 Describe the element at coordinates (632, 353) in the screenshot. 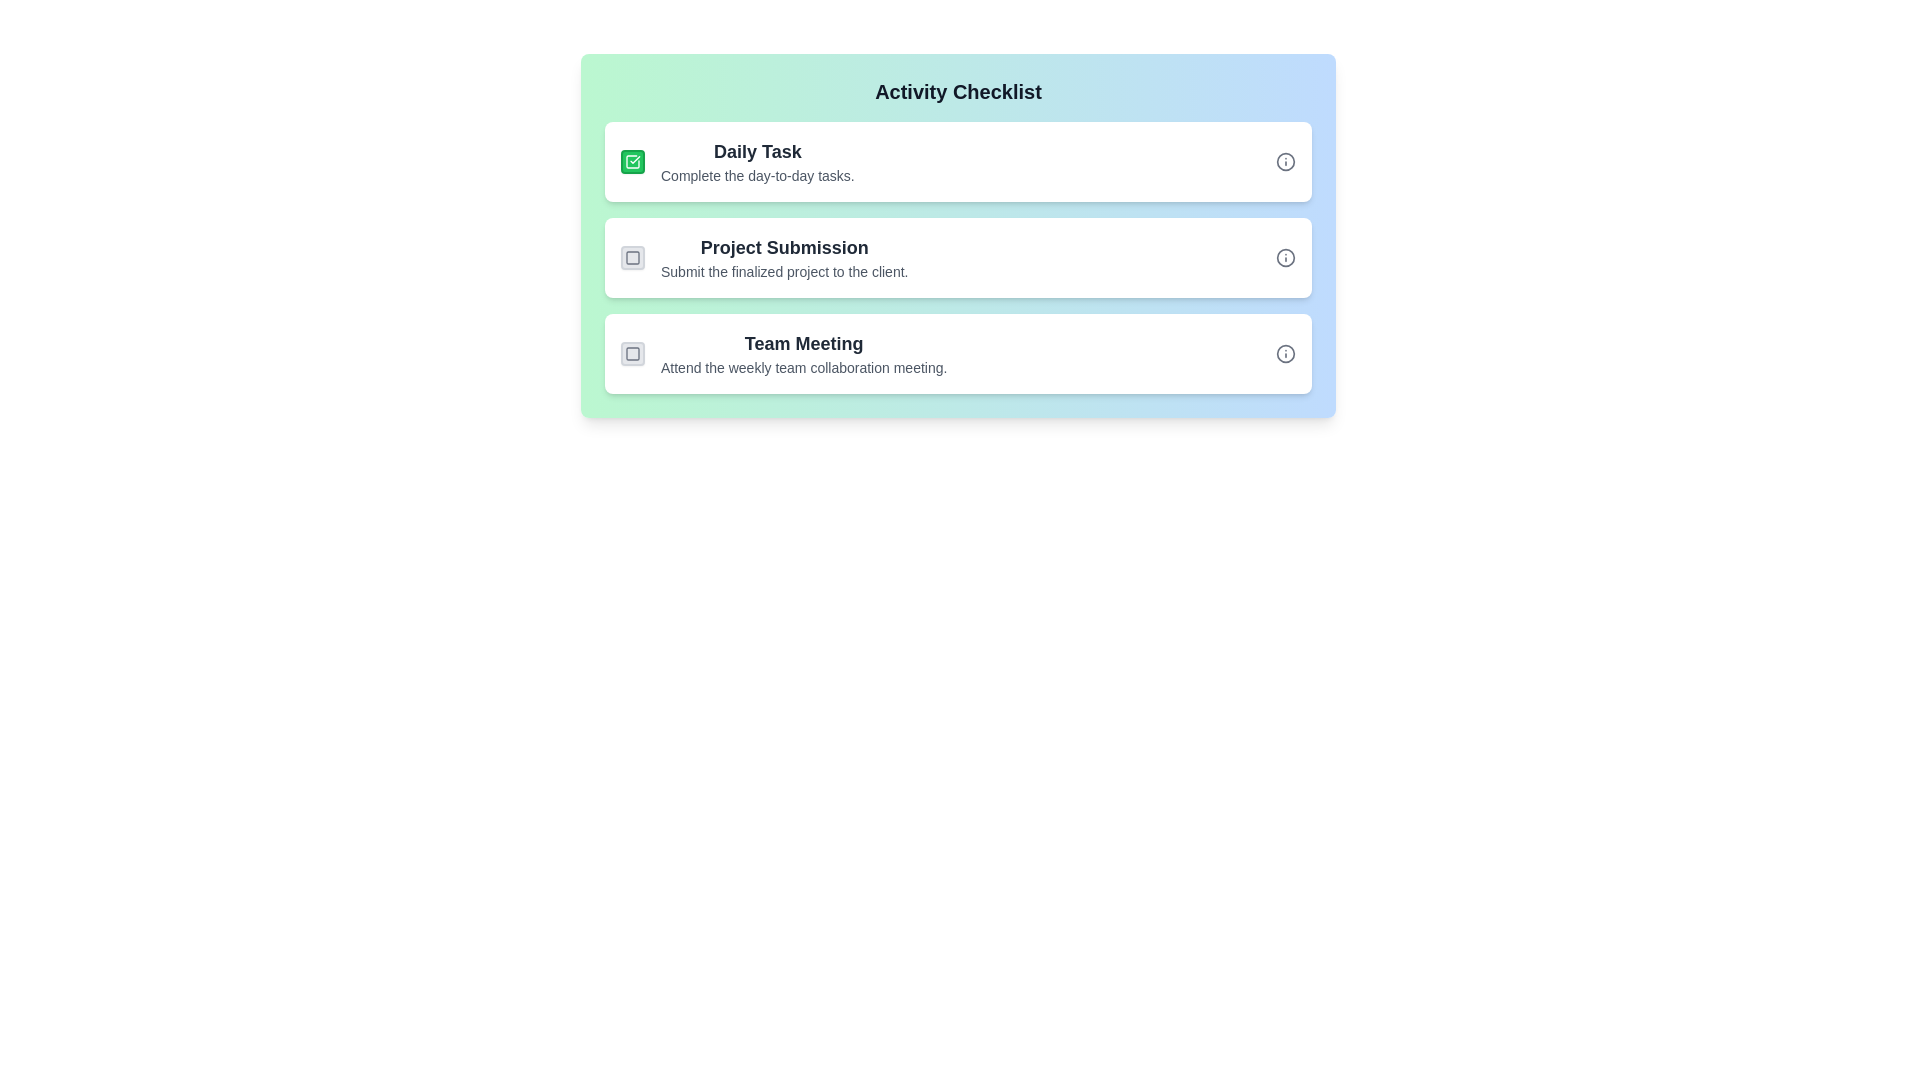

I see `the inner rectangle graphic element that indicates the status of the 'Team Meeting' checklist item, positioned third from the top in the list` at that location.